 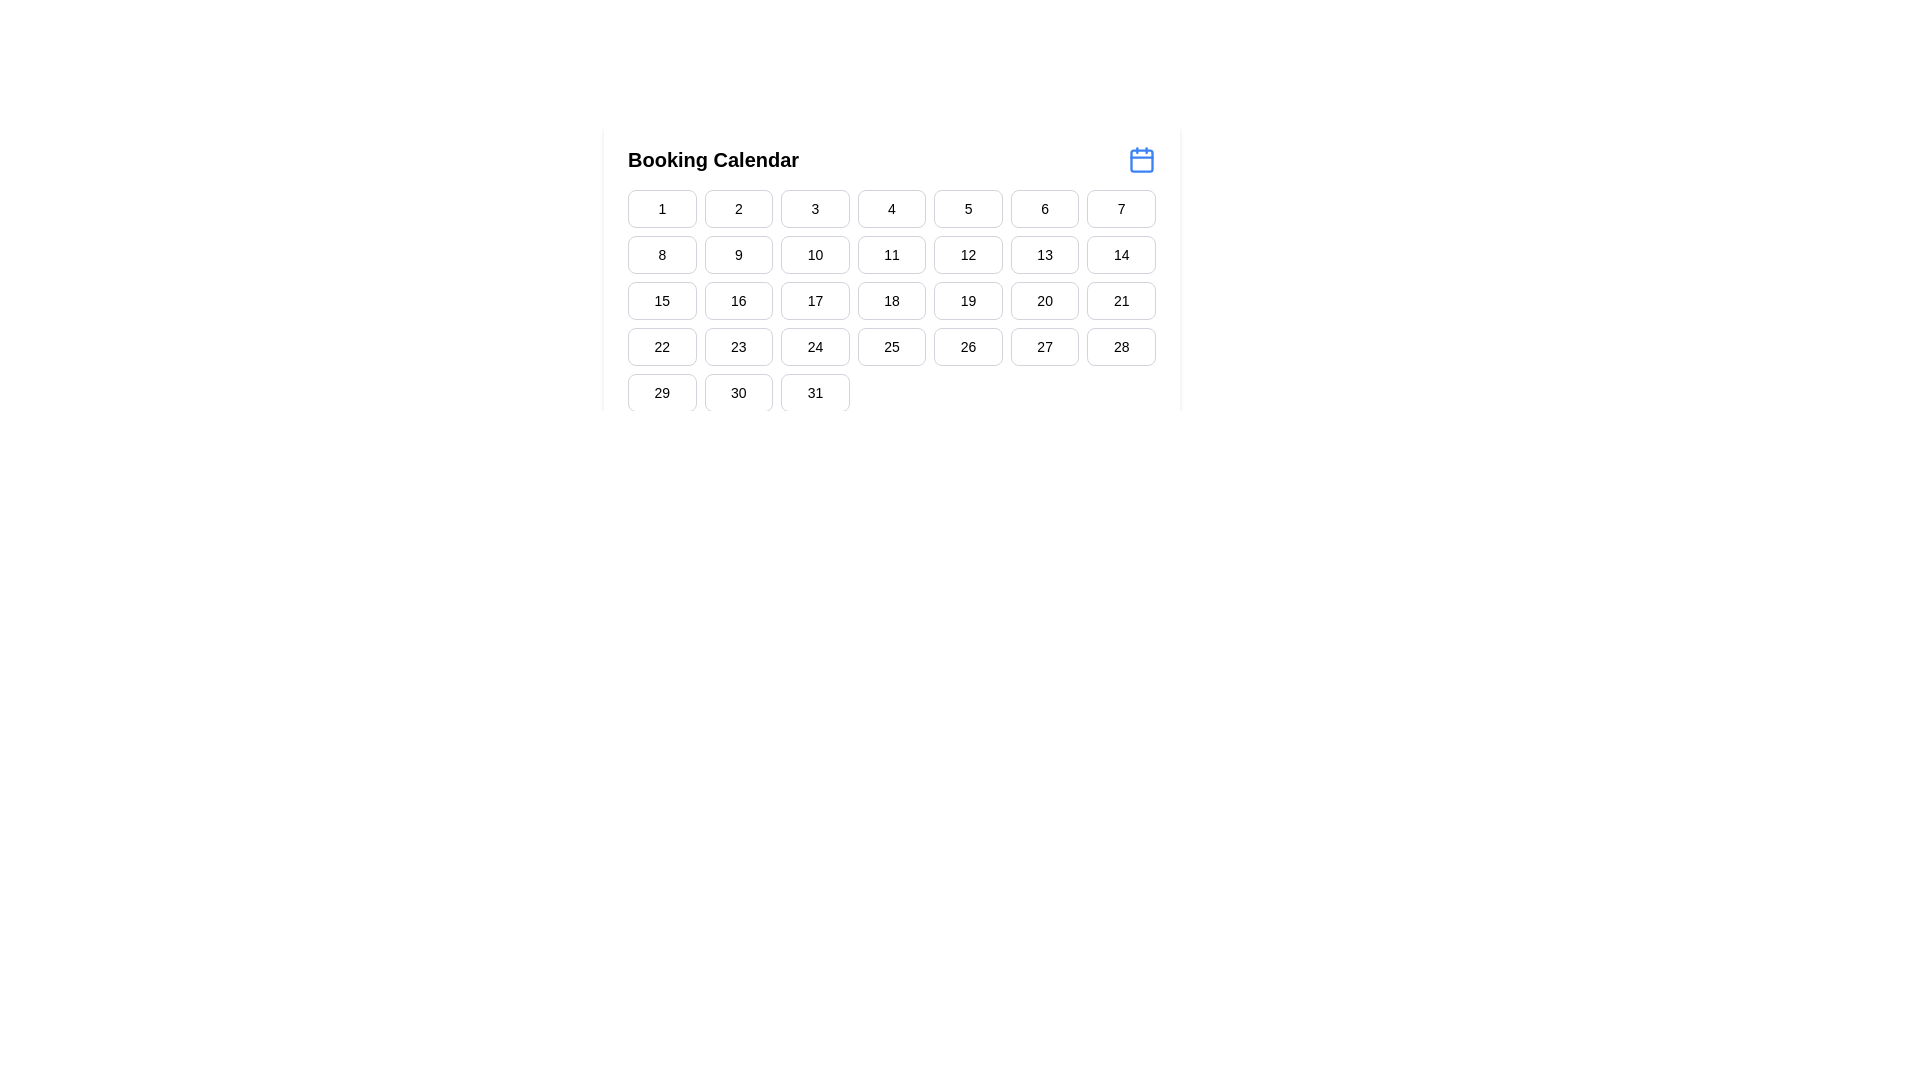 What do you see at coordinates (1121, 253) in the screenshot?
I see `the rectangular button displaying the number '14' to trigger its visual change` at bounding box center [1121, 253].